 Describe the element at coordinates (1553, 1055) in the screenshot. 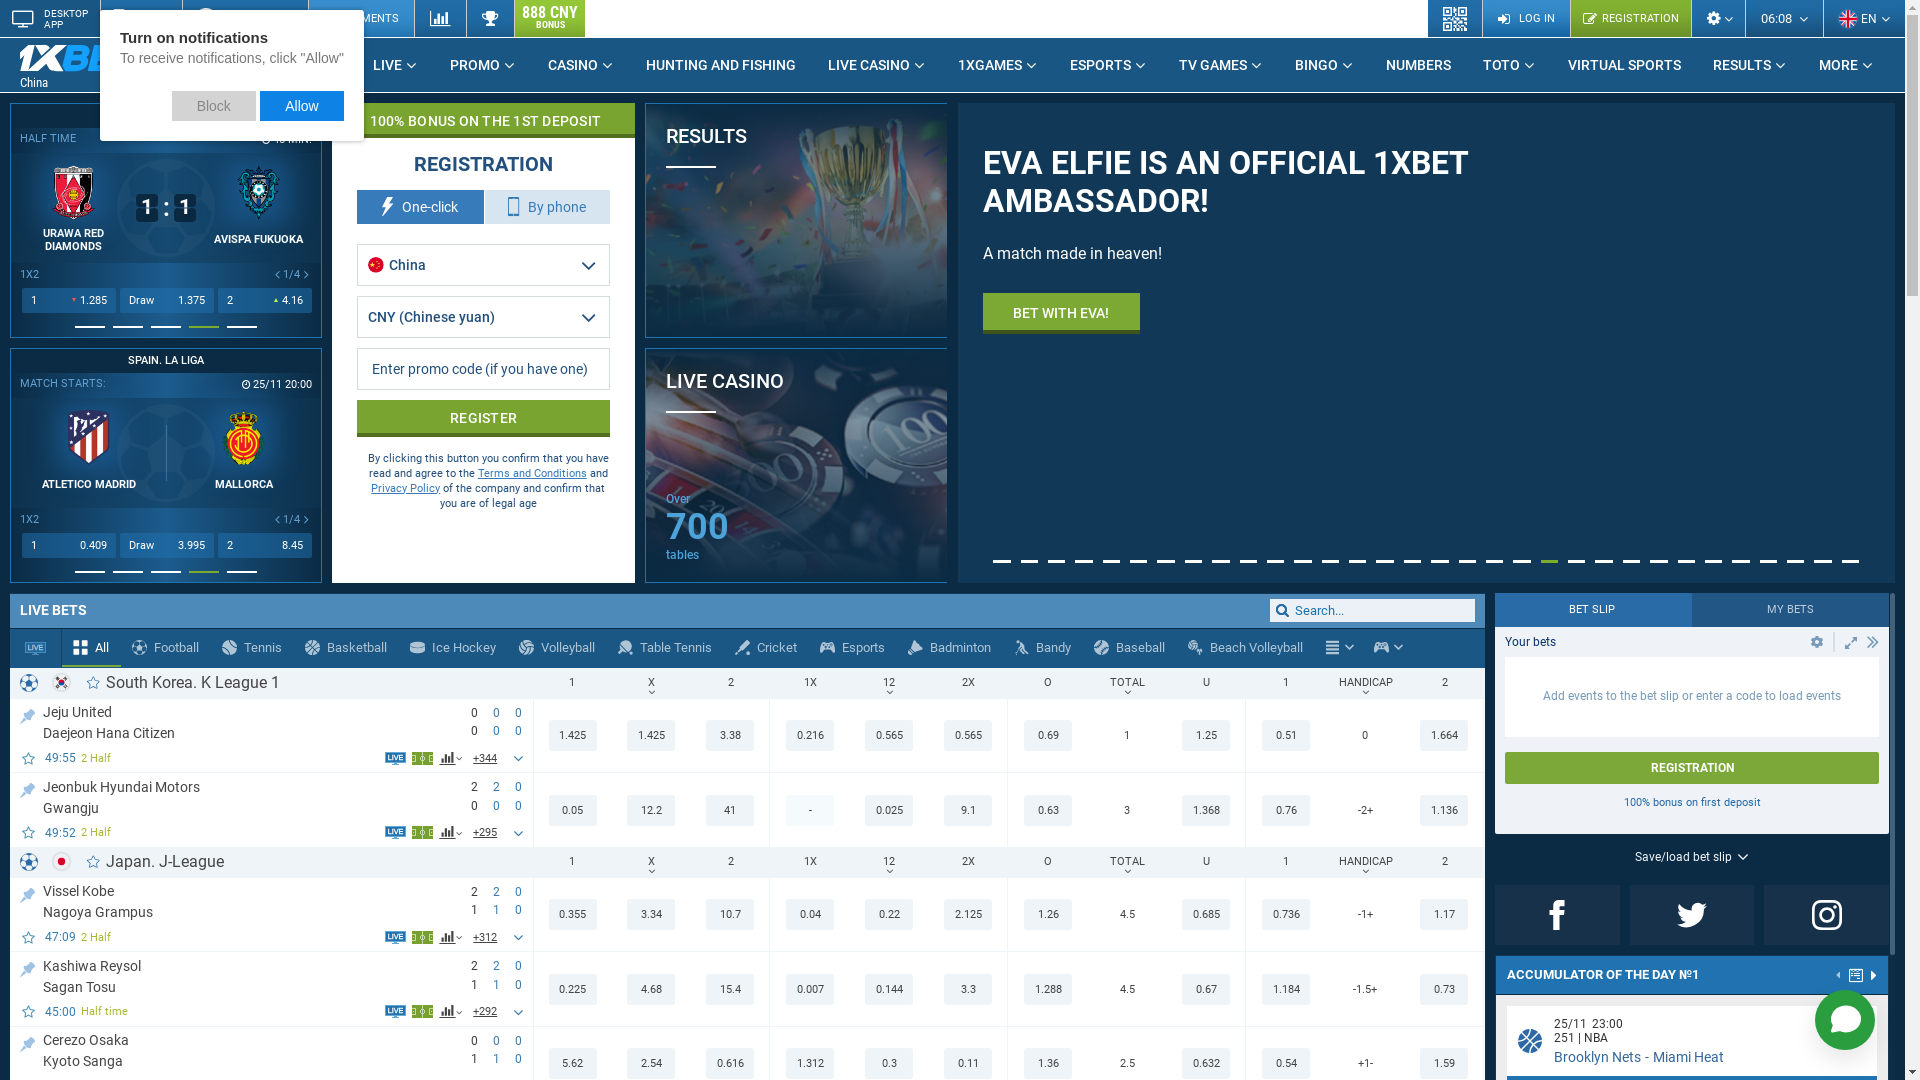

I see `'Brooklyn NetsMiami Heat'` at that location.